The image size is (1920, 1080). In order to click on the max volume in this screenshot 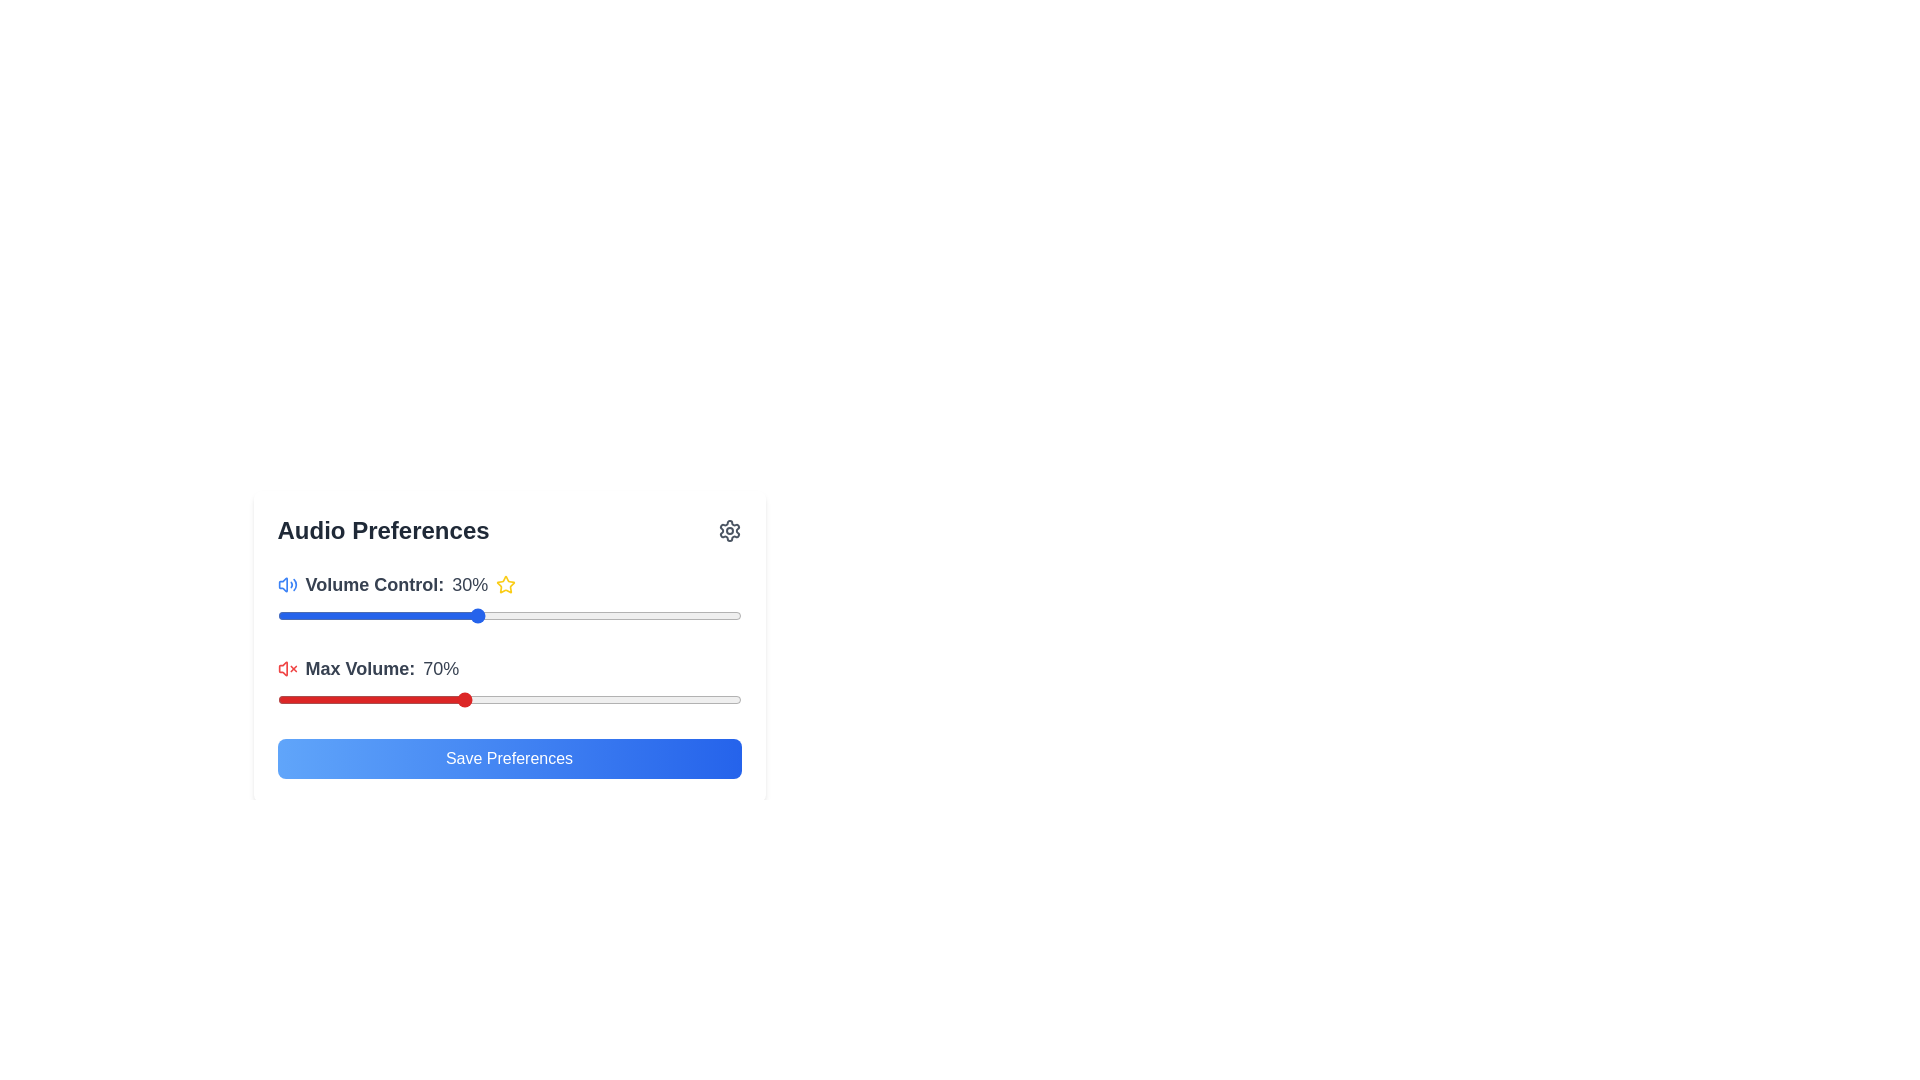, I will do `click(285, 698)`.